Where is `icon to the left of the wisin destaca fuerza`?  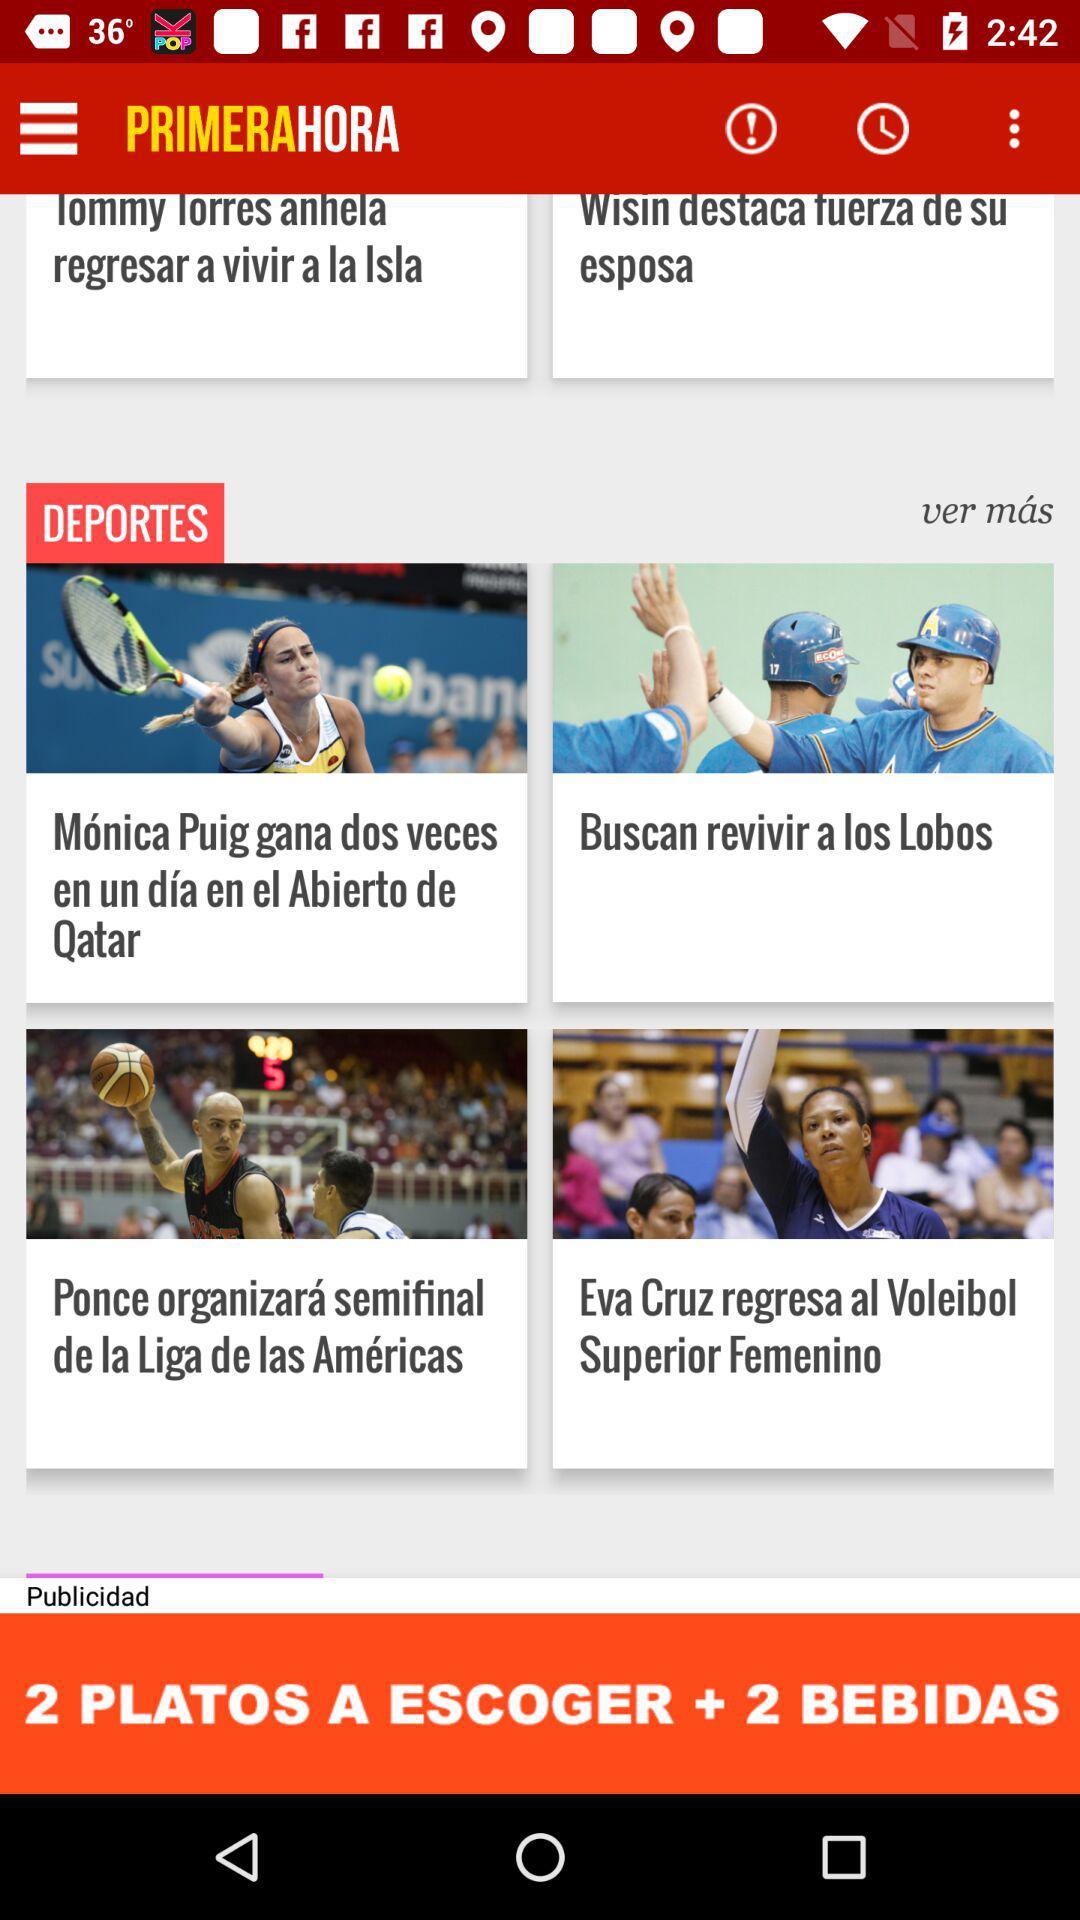
icon to the left of the wisin destaca fuerza is located at coordinates (262, 127).